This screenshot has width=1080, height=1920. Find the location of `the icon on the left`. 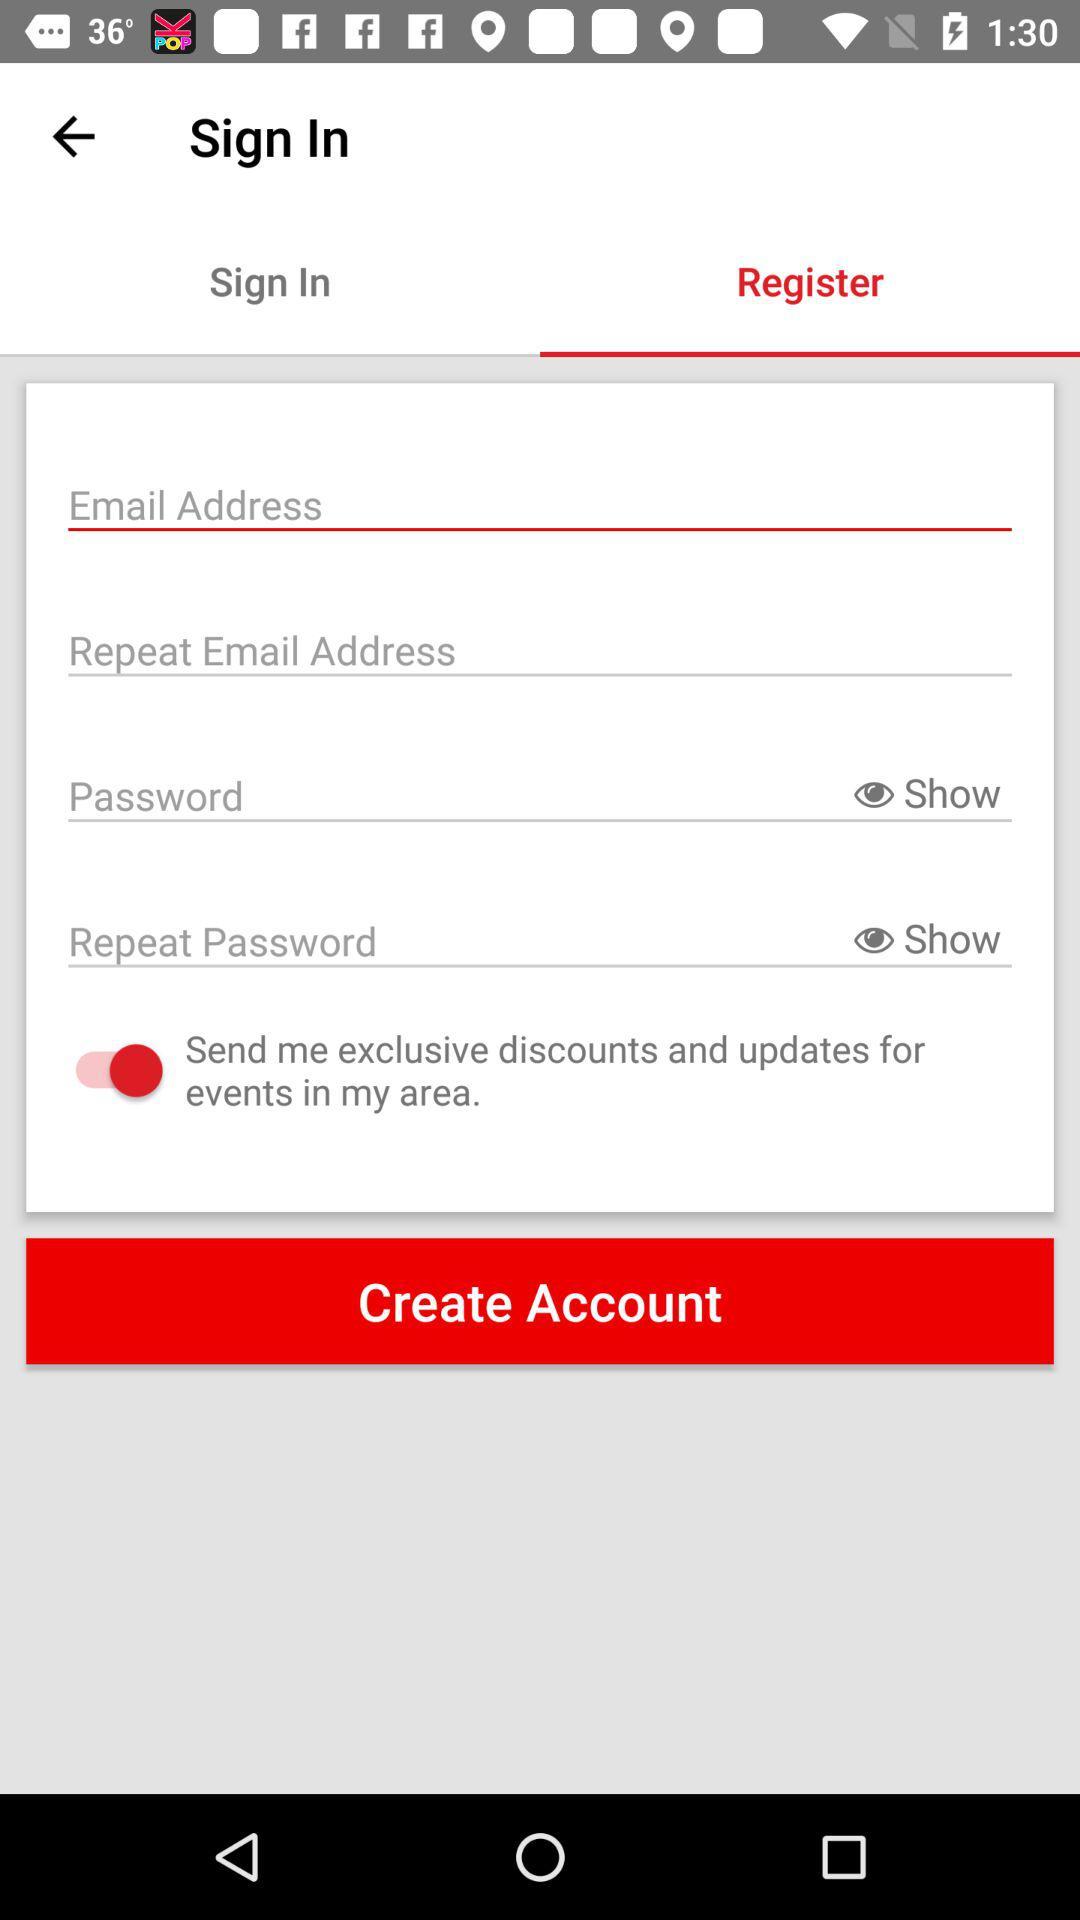

the icon on the left is located at coordinates (99, 1069).